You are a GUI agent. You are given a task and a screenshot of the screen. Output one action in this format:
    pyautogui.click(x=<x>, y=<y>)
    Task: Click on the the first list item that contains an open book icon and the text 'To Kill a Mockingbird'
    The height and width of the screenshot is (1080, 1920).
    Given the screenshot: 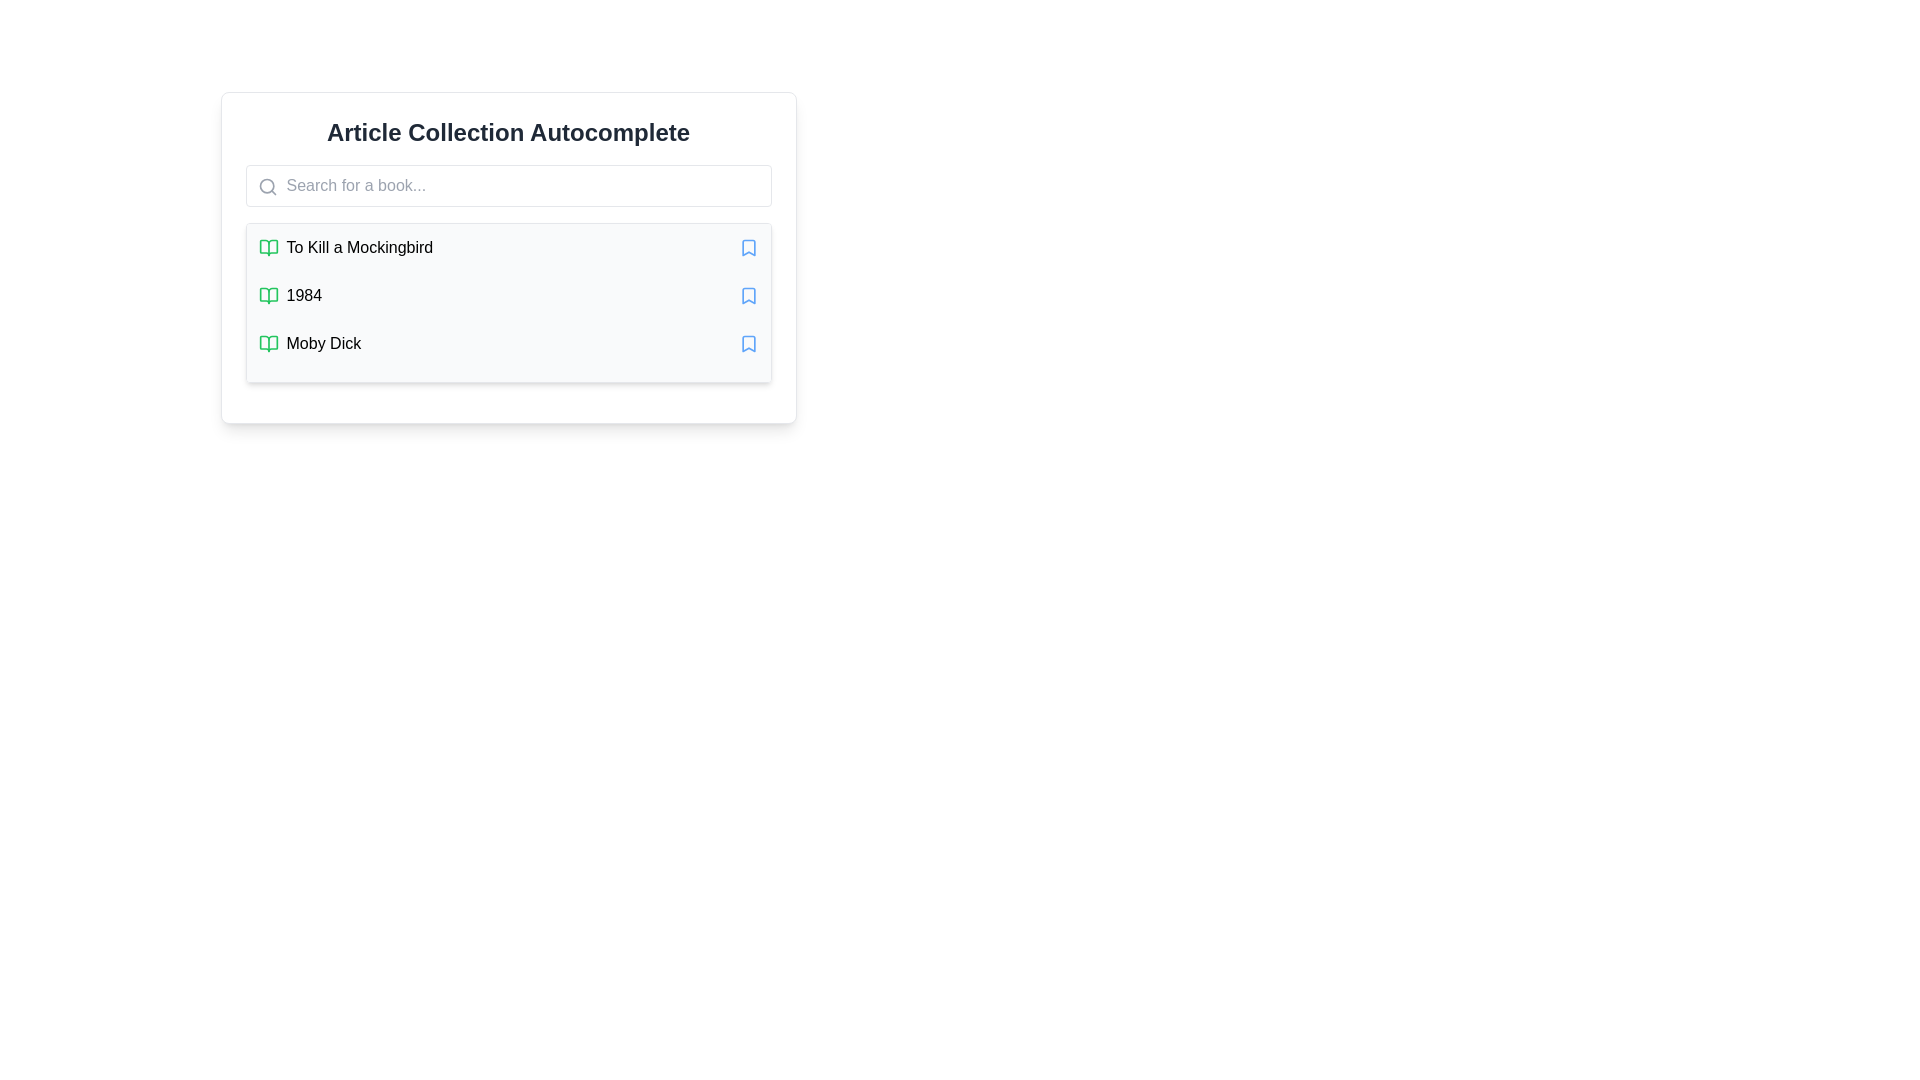 What is the action you would take?
    pyautogui.click(x=345, y=246)
    